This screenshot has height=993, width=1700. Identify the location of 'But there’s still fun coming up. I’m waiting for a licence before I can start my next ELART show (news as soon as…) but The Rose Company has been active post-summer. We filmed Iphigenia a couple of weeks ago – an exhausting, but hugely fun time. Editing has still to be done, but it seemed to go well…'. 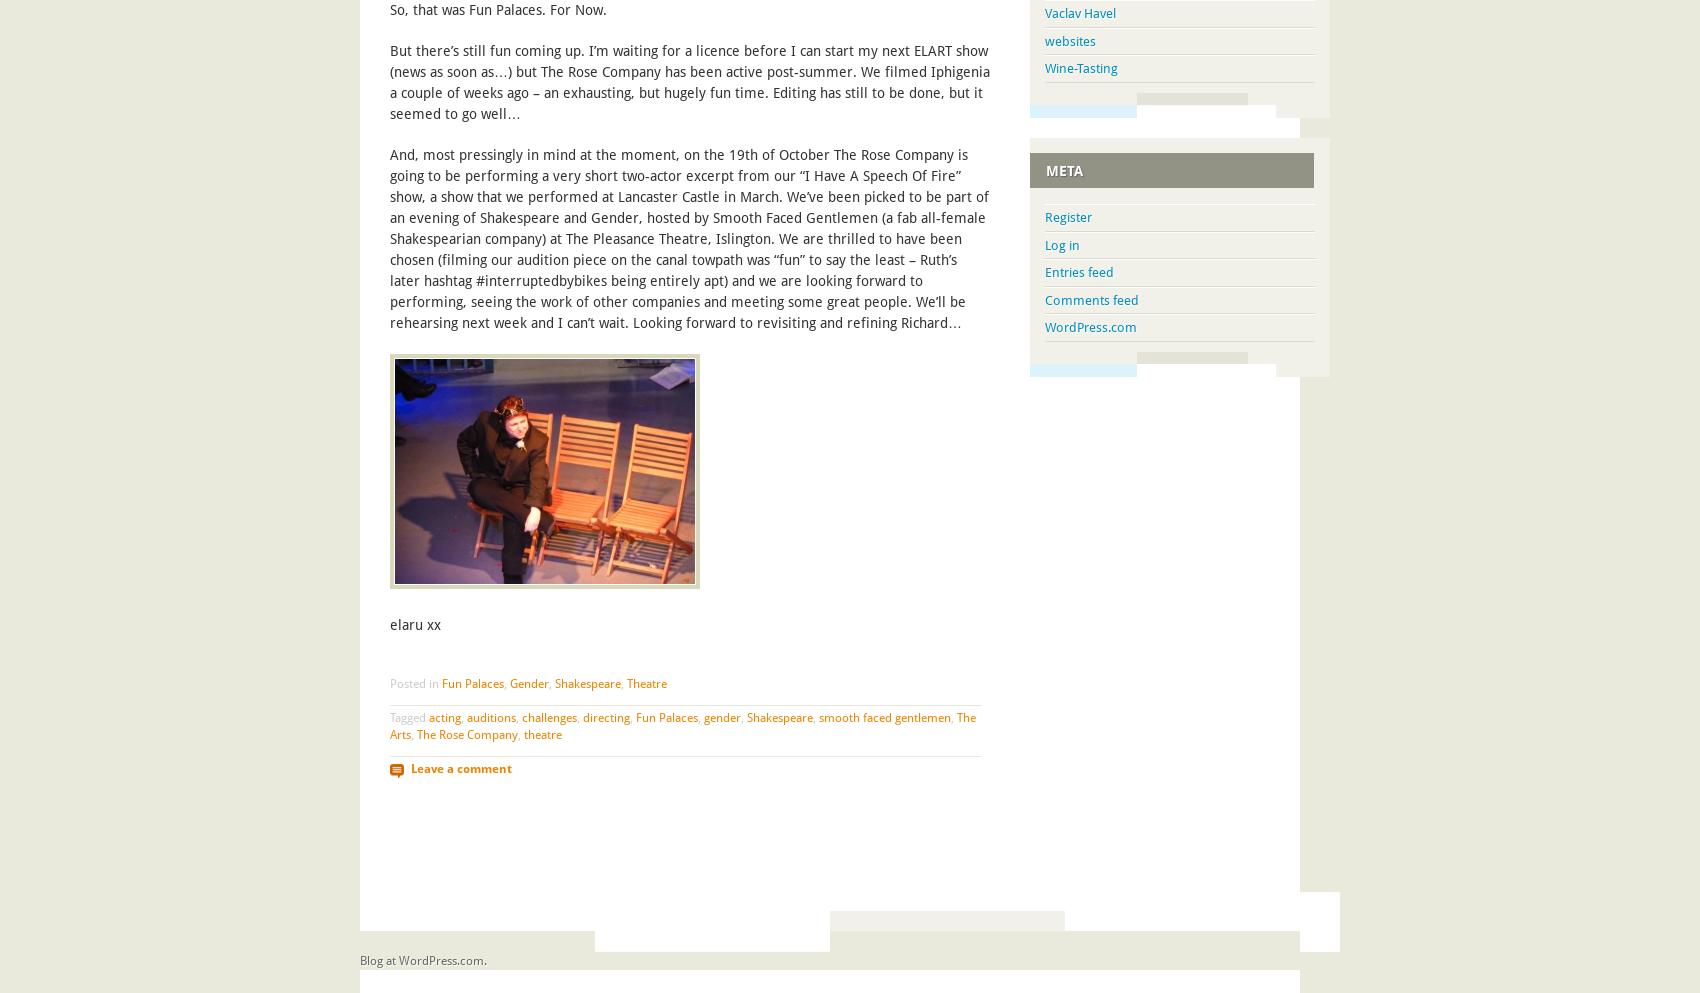
(690, 81).